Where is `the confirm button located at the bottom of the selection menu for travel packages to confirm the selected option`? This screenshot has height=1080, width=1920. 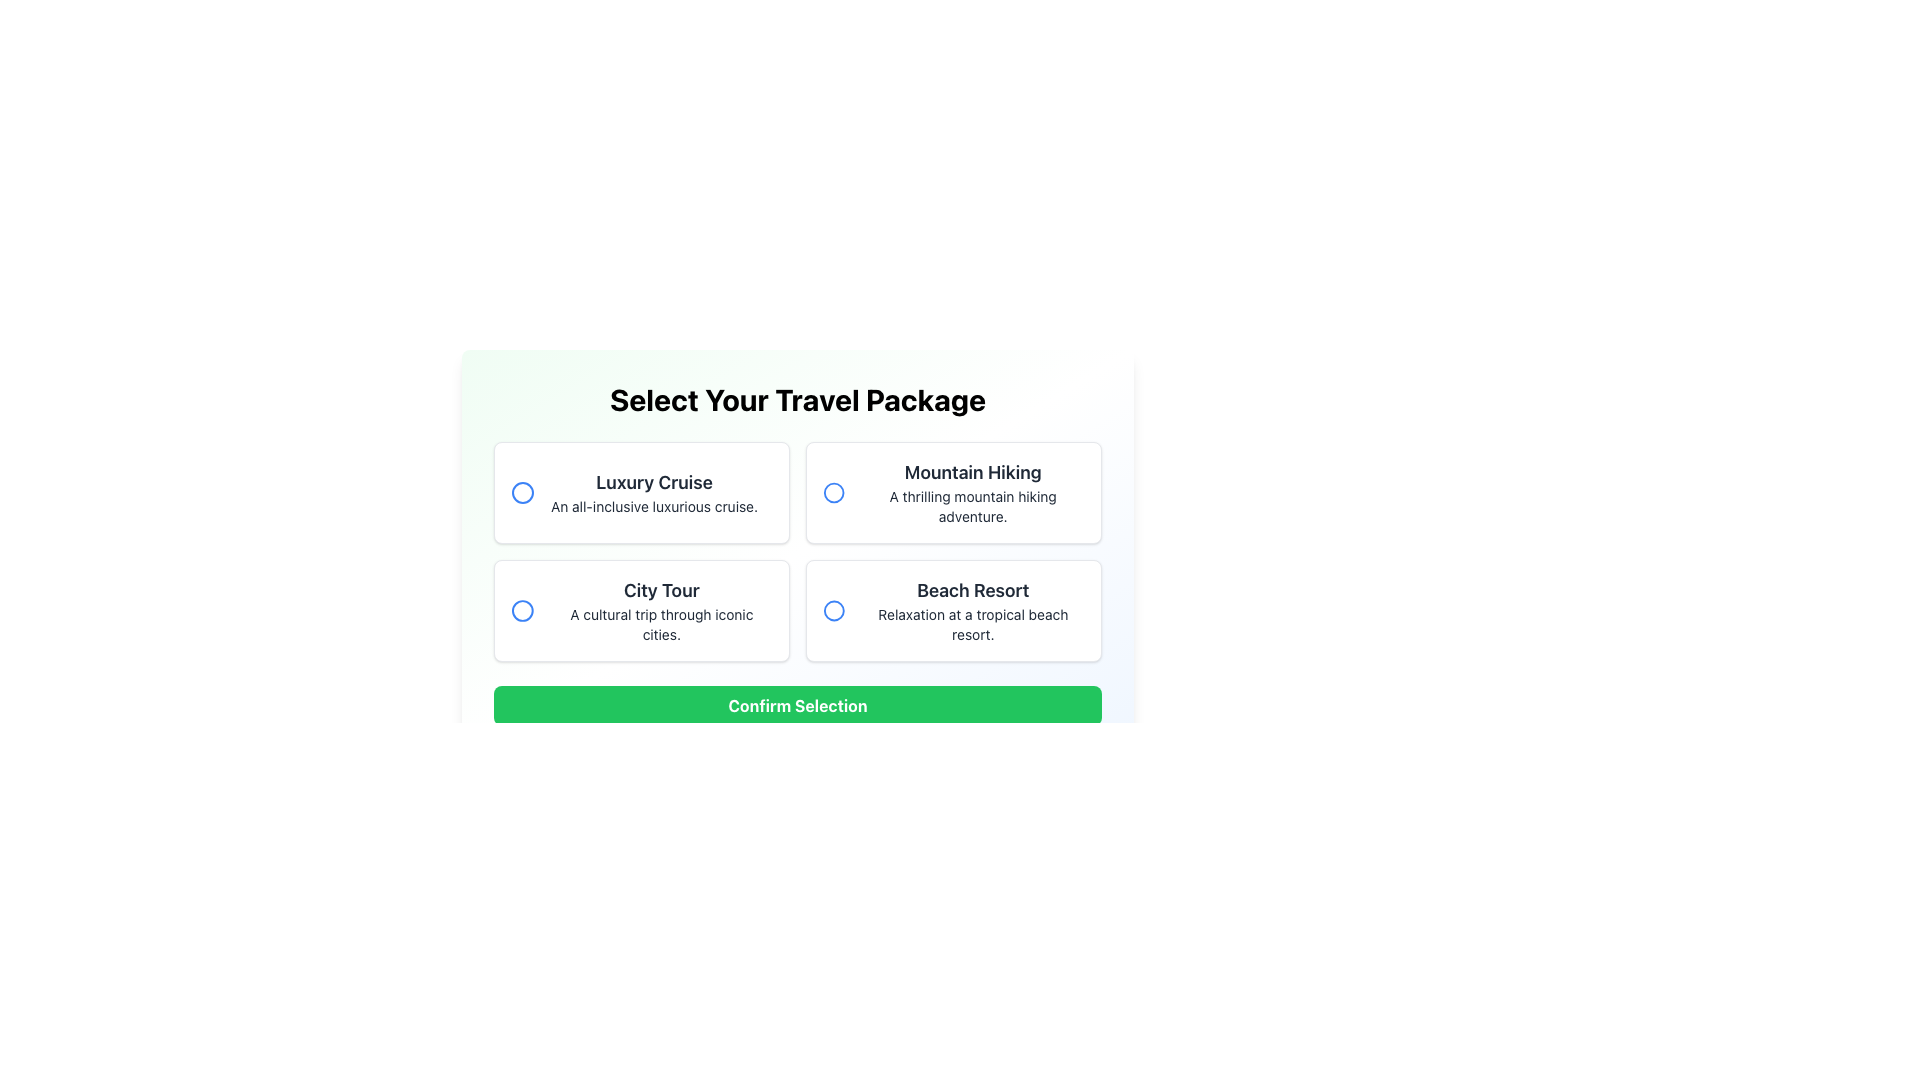 the confirm button located at the bottom of the selection menu for travel packages to confirm the selected option is located at coordinates (796, 704).